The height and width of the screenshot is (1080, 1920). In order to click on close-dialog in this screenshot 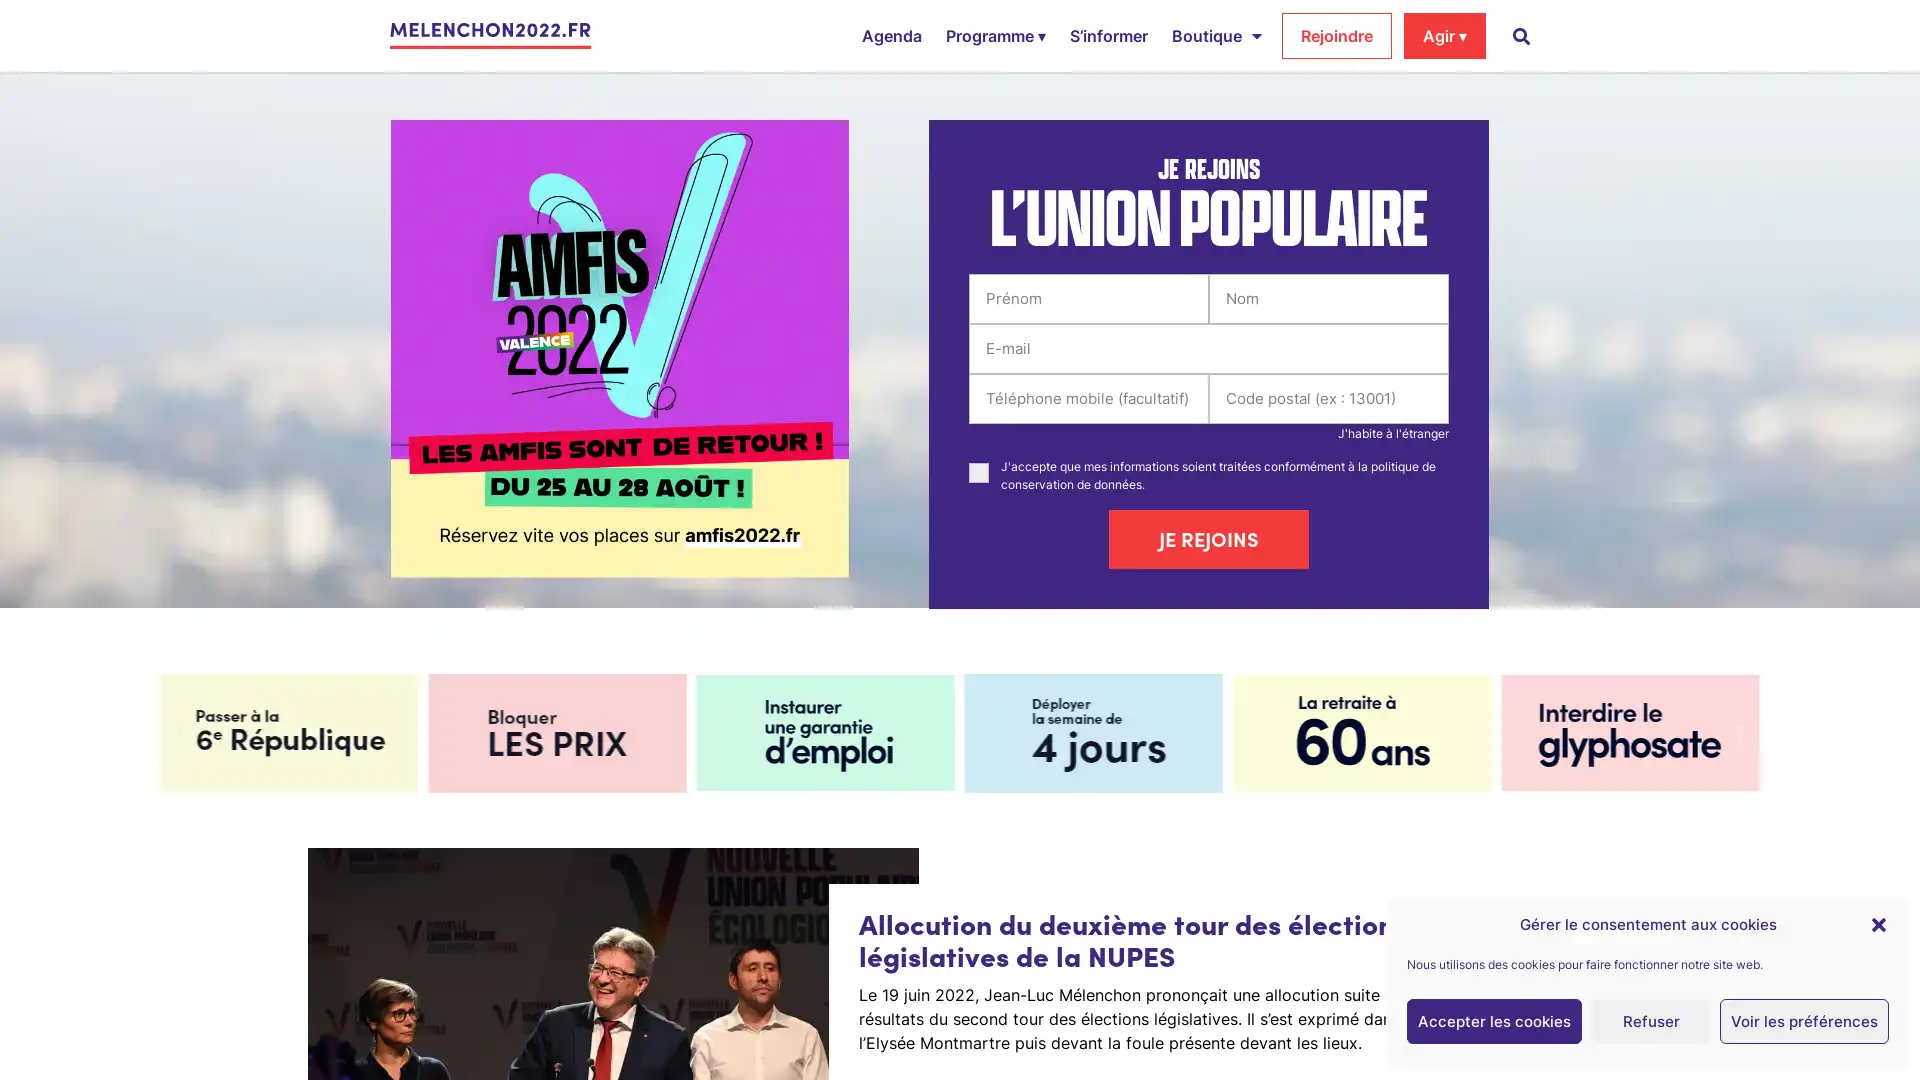, I will do `click(1877, 924)`.